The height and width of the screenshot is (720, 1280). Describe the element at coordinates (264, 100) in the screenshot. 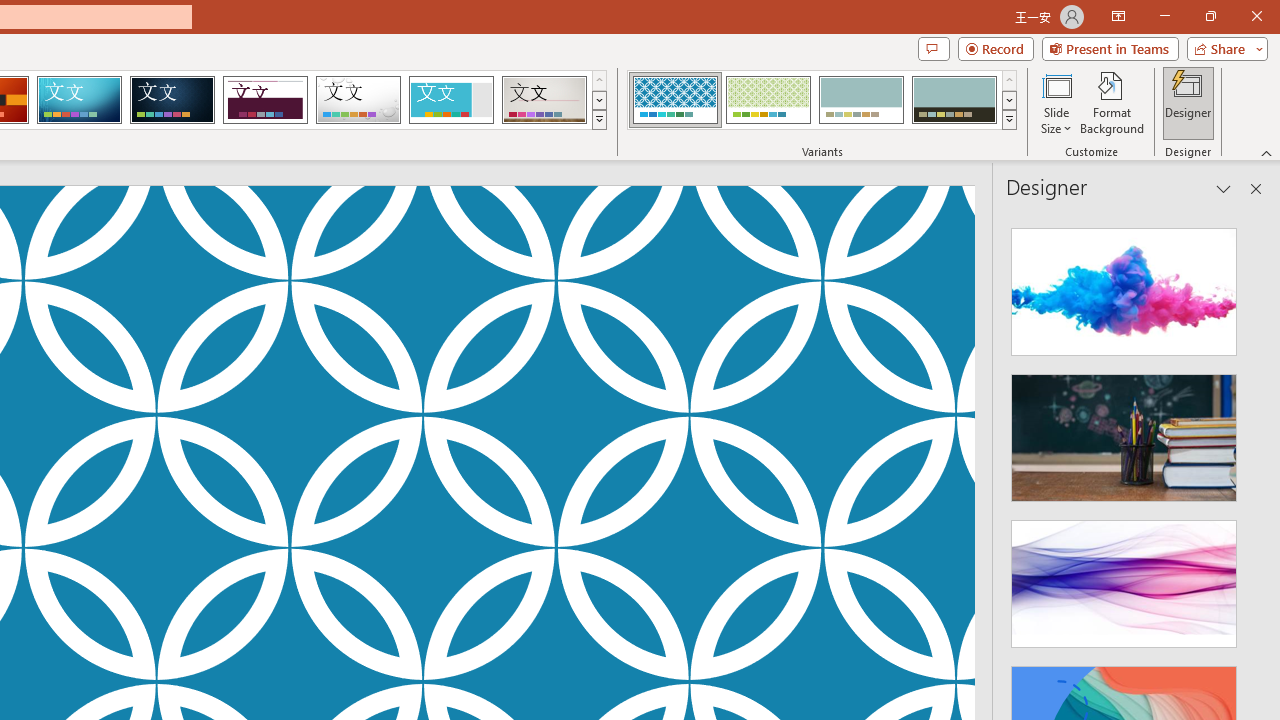

I see `'Dividend Loading Preview...'` at that location.